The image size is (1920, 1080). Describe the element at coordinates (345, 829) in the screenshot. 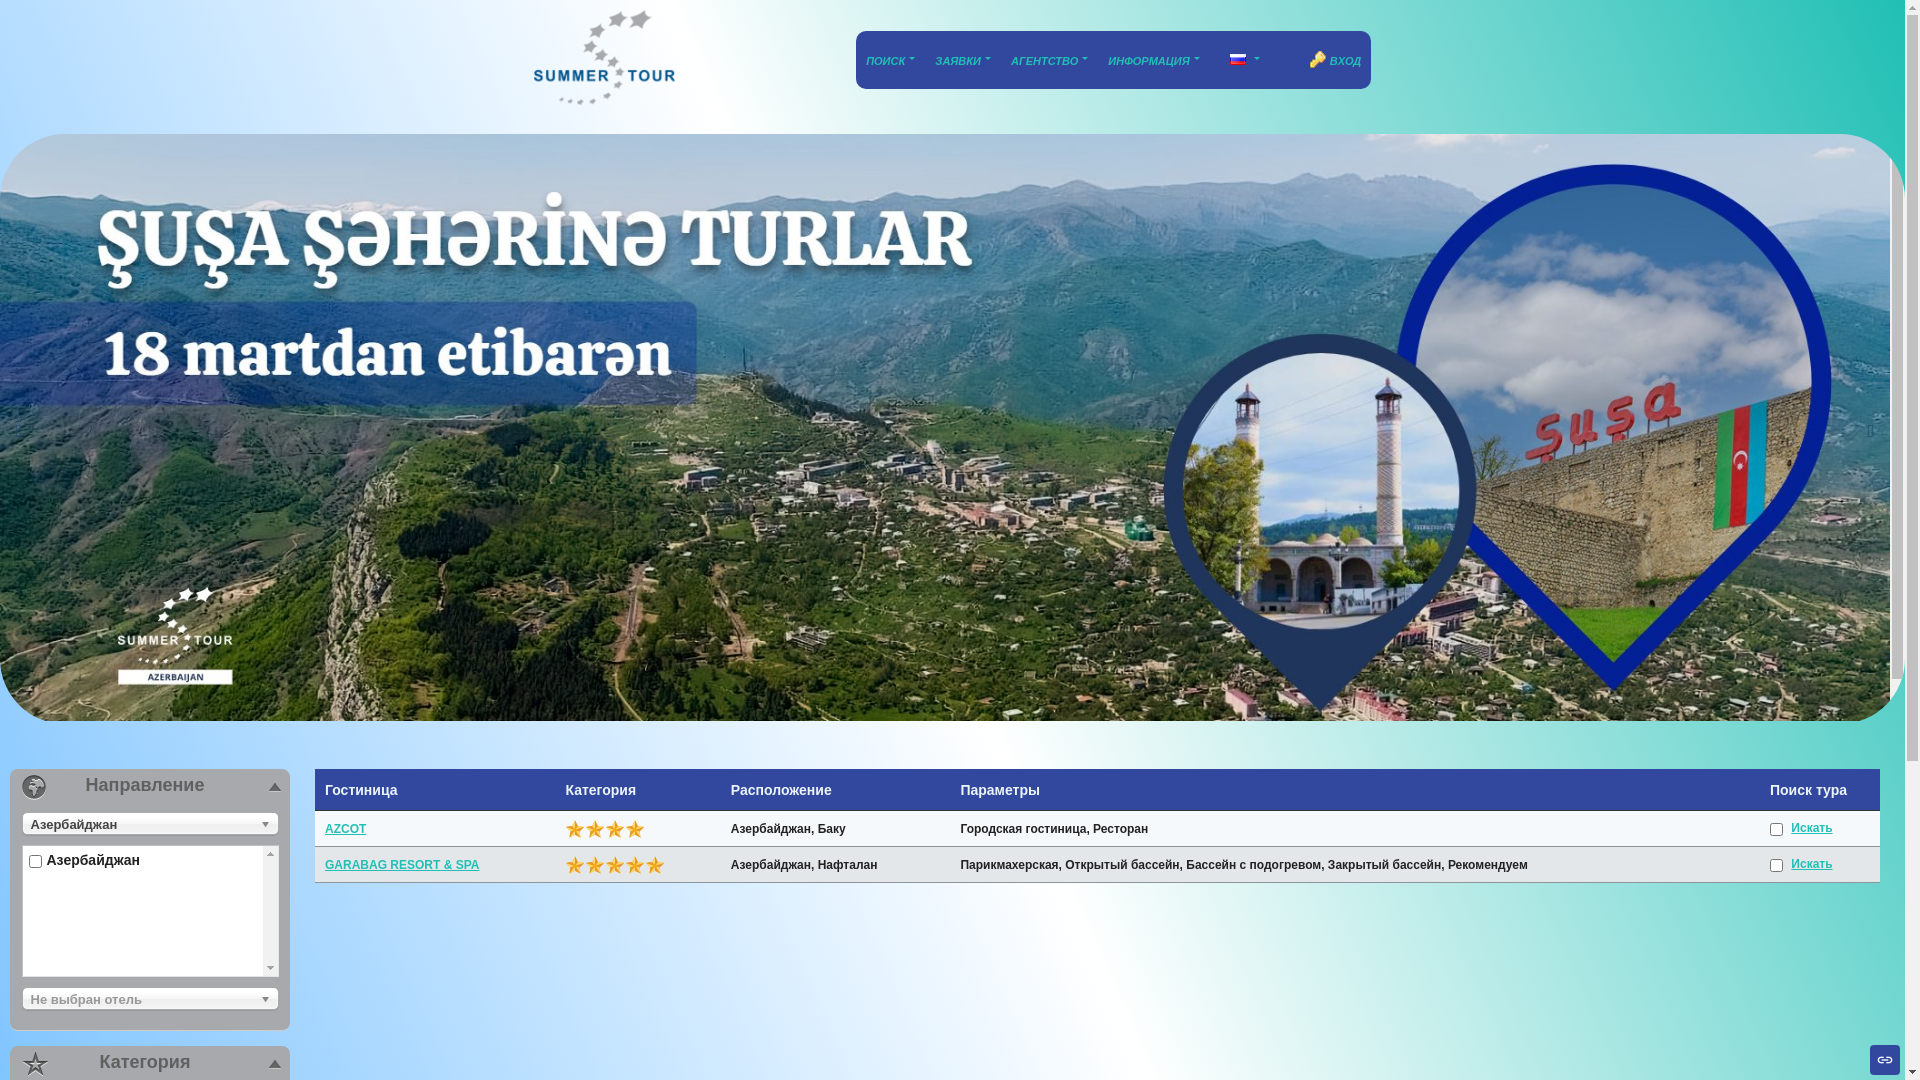

I see `'AZCOT'` at that location.